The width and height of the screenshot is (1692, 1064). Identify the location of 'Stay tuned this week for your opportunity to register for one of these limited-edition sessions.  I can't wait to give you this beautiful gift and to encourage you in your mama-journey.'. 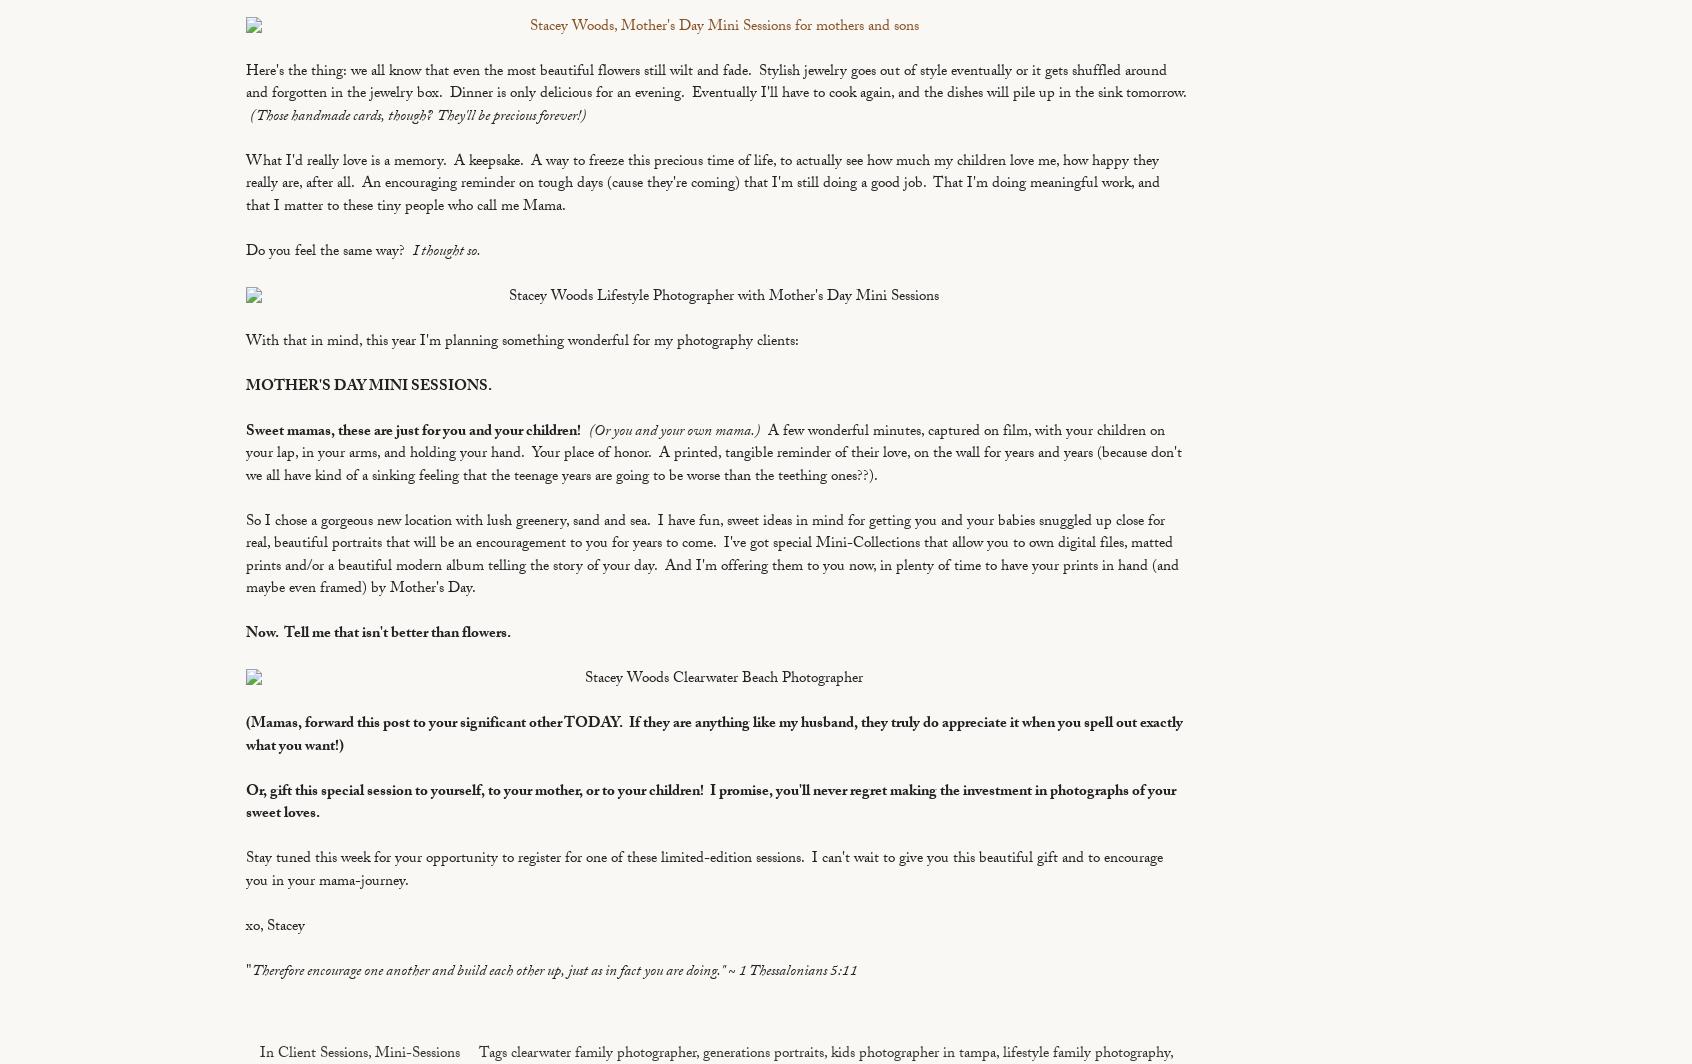
(704, 870).